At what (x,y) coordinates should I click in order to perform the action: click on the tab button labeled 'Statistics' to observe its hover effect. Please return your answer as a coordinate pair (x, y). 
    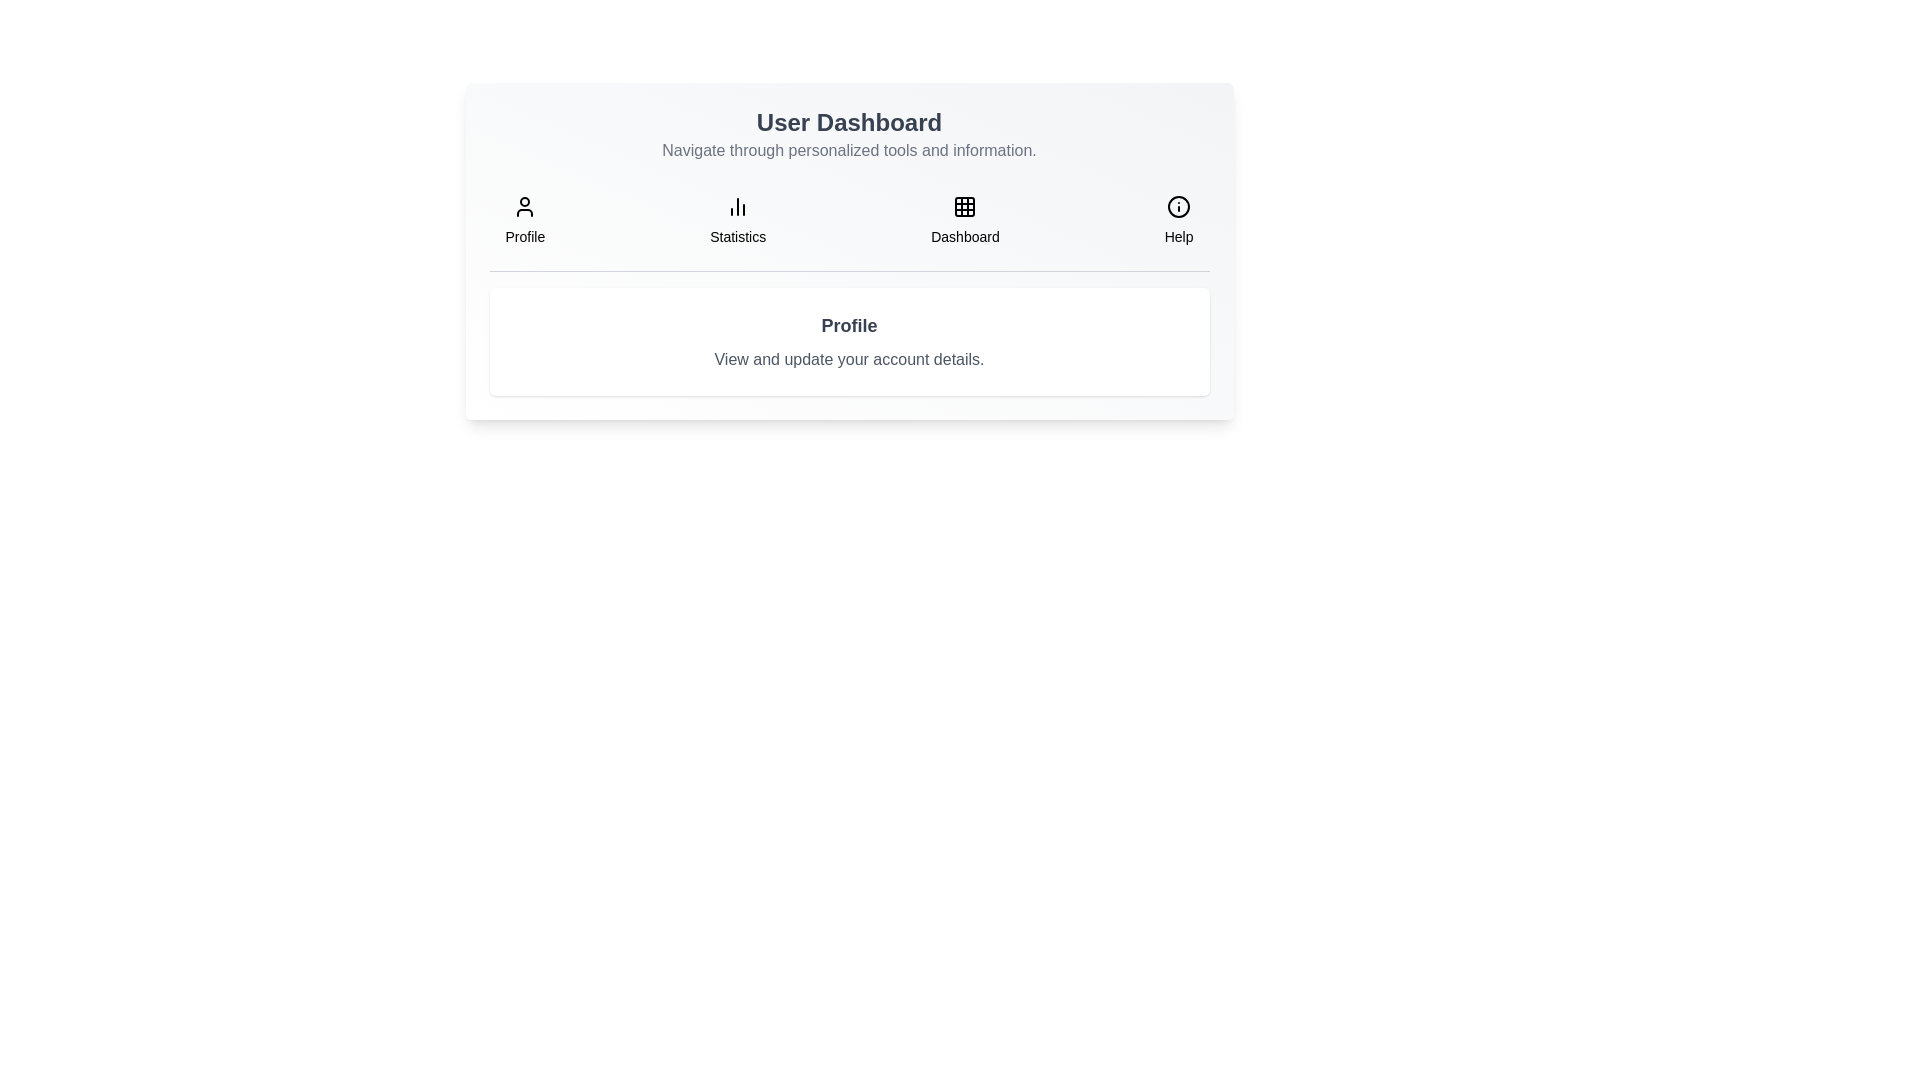
    Looking at the image, I should click on (737, 220).